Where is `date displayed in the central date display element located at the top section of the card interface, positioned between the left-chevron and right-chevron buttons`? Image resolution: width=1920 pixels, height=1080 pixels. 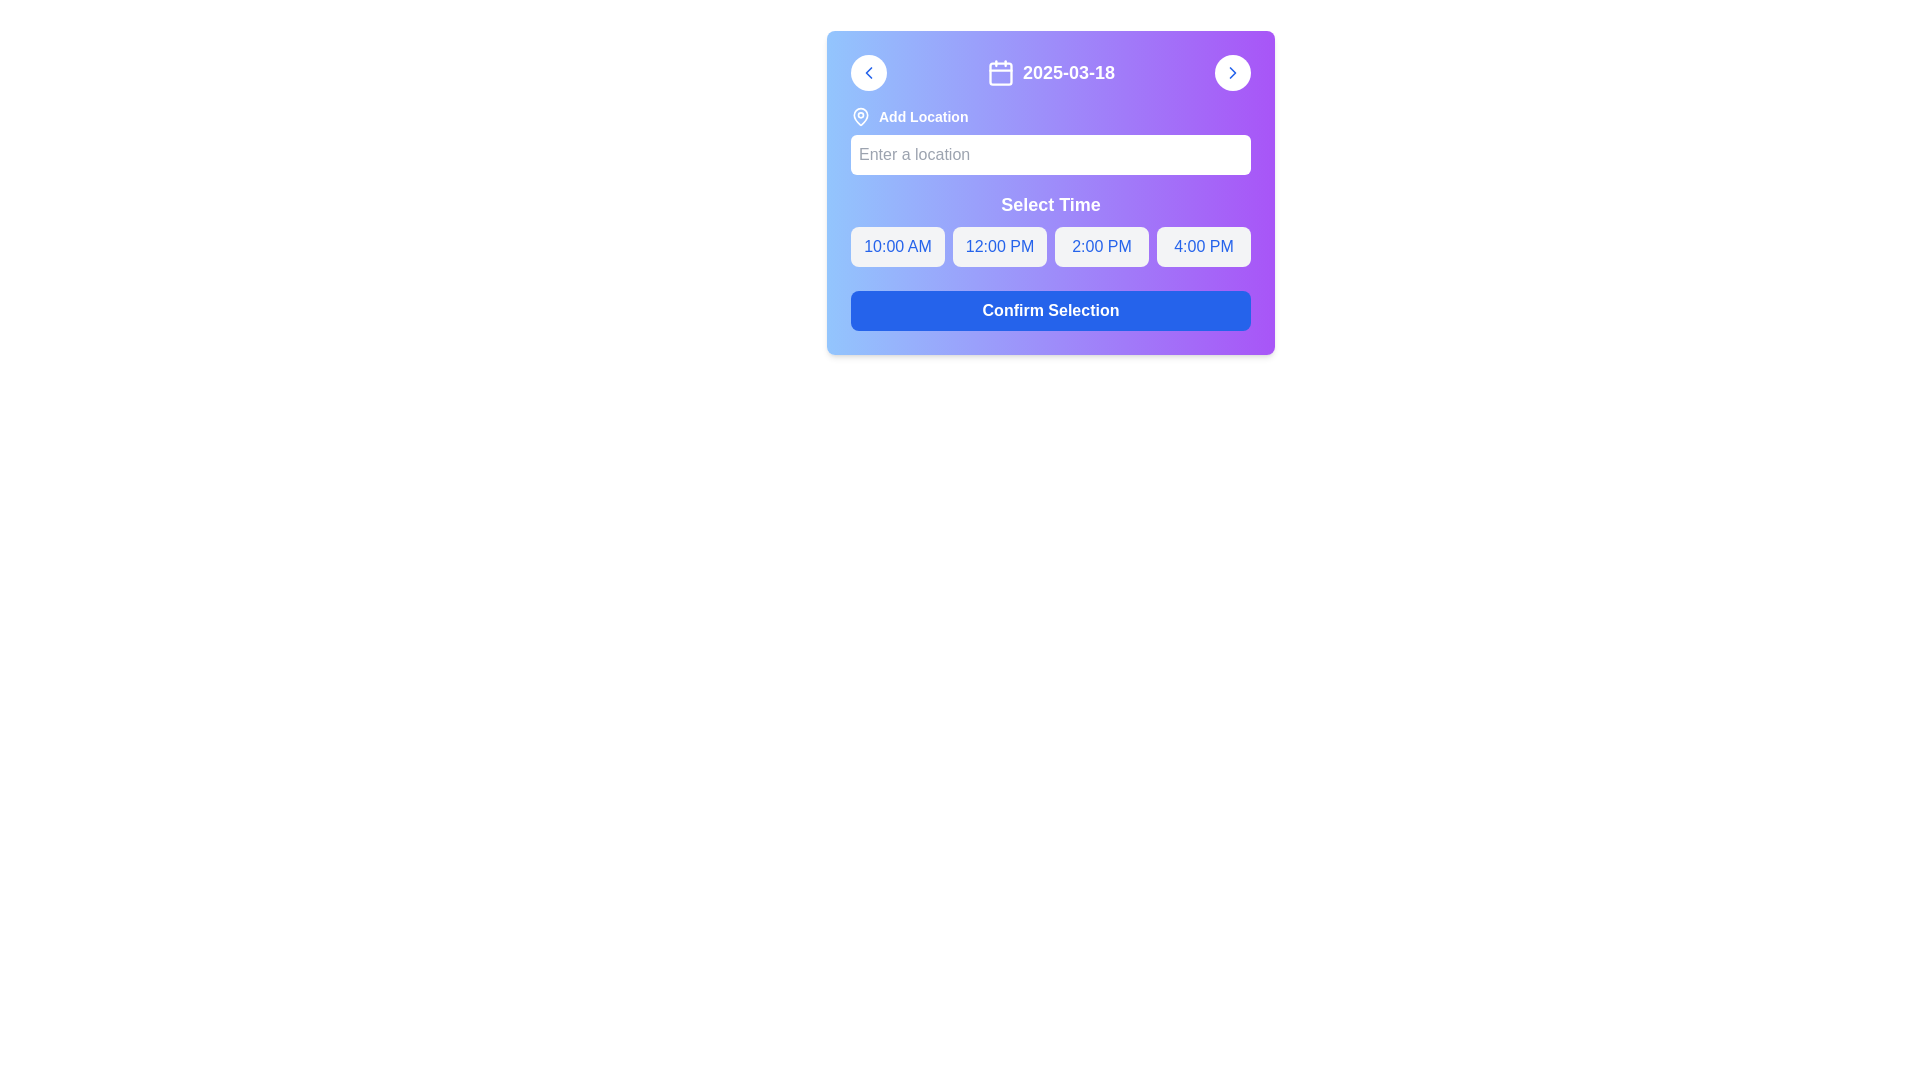 date displayed in the central date display element located at the top section of the card interface, positioned between the left-chevron and right-chevron buttons is located at coordinates (1050, 72).